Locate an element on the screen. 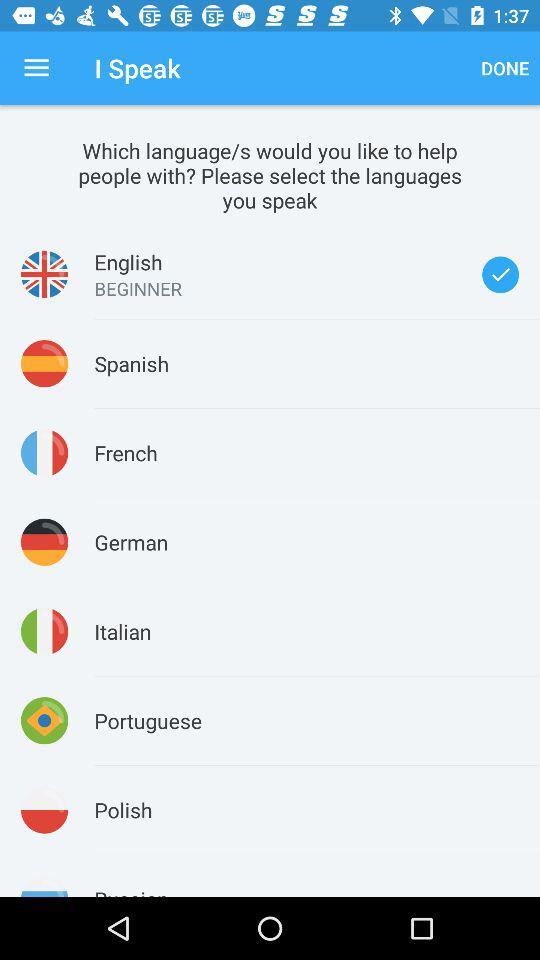  the item next to the i speak icon is located at coordinates (36, 68).